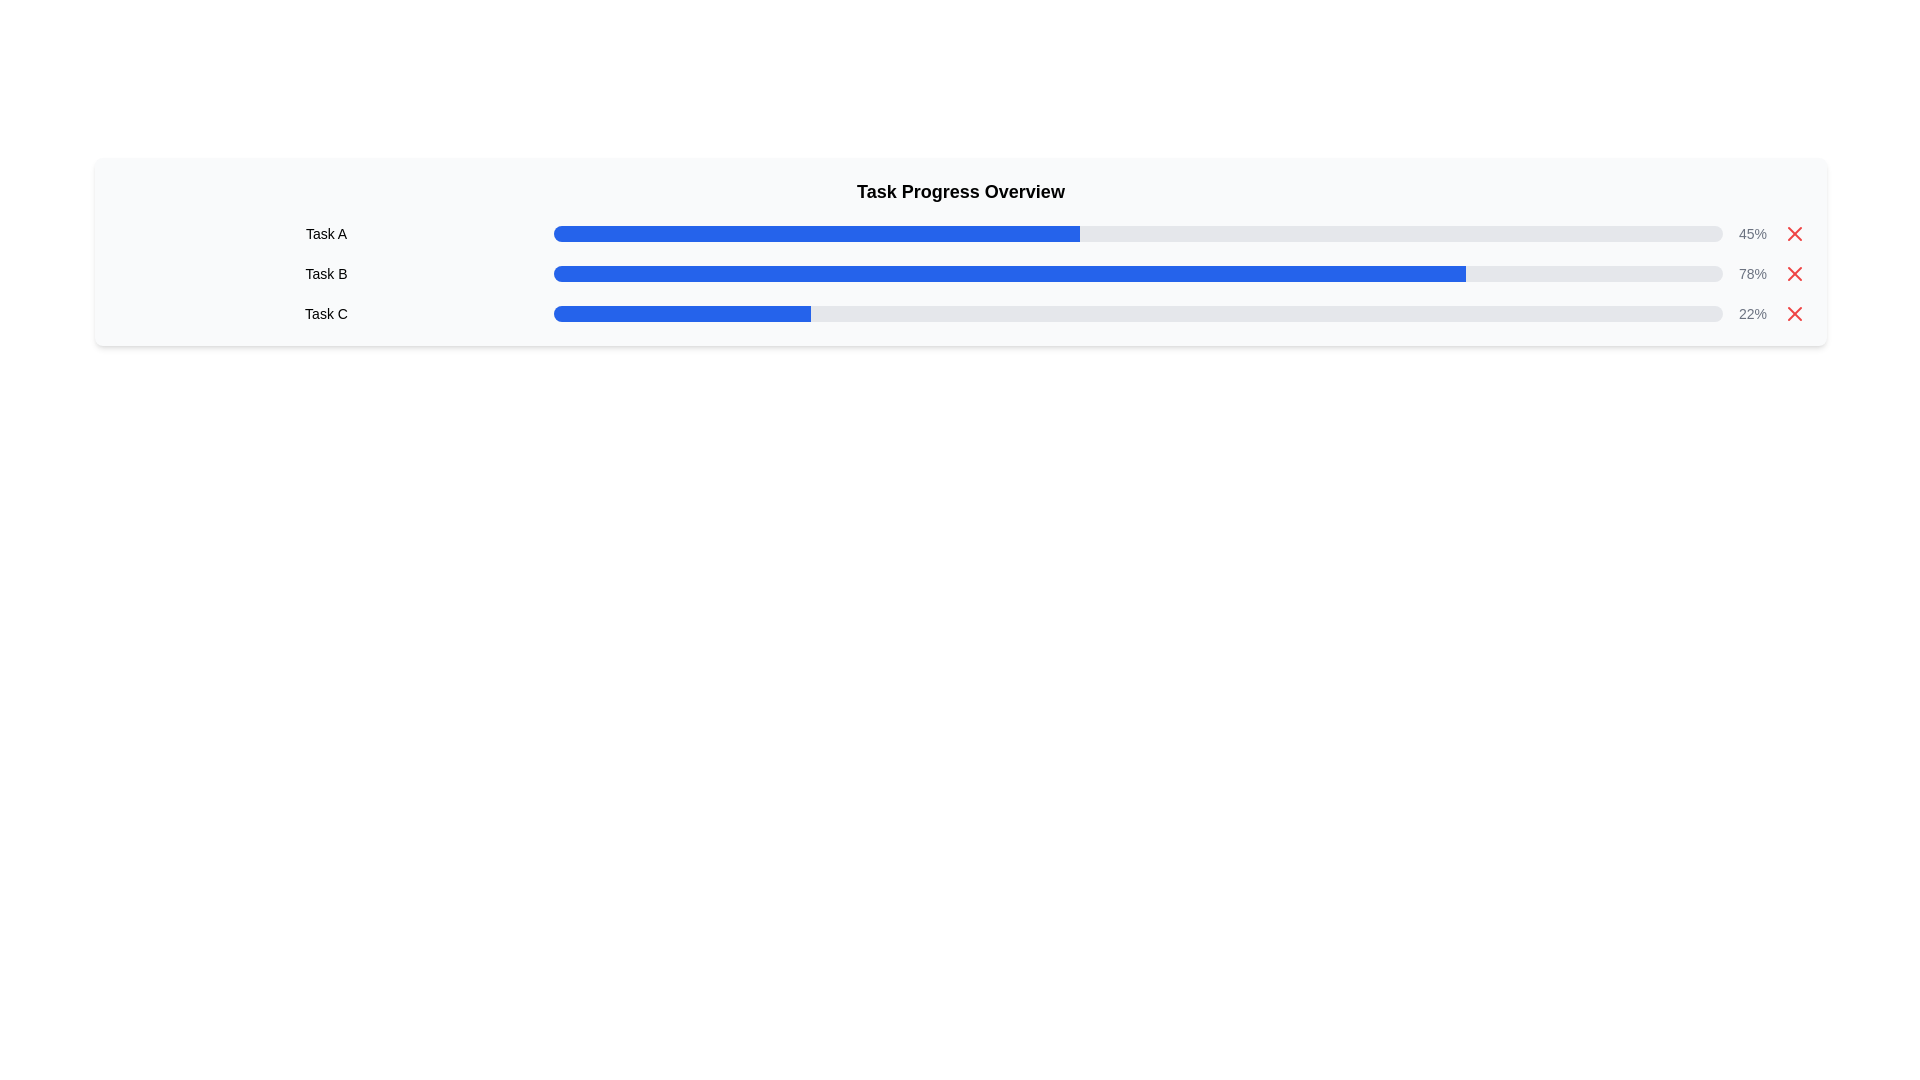  I want to click on the close or delete action button located at the far right of the row for 'Task C', which is positioned to the right of the '22%' percentage text and the progress bar, so click(1795, 313).